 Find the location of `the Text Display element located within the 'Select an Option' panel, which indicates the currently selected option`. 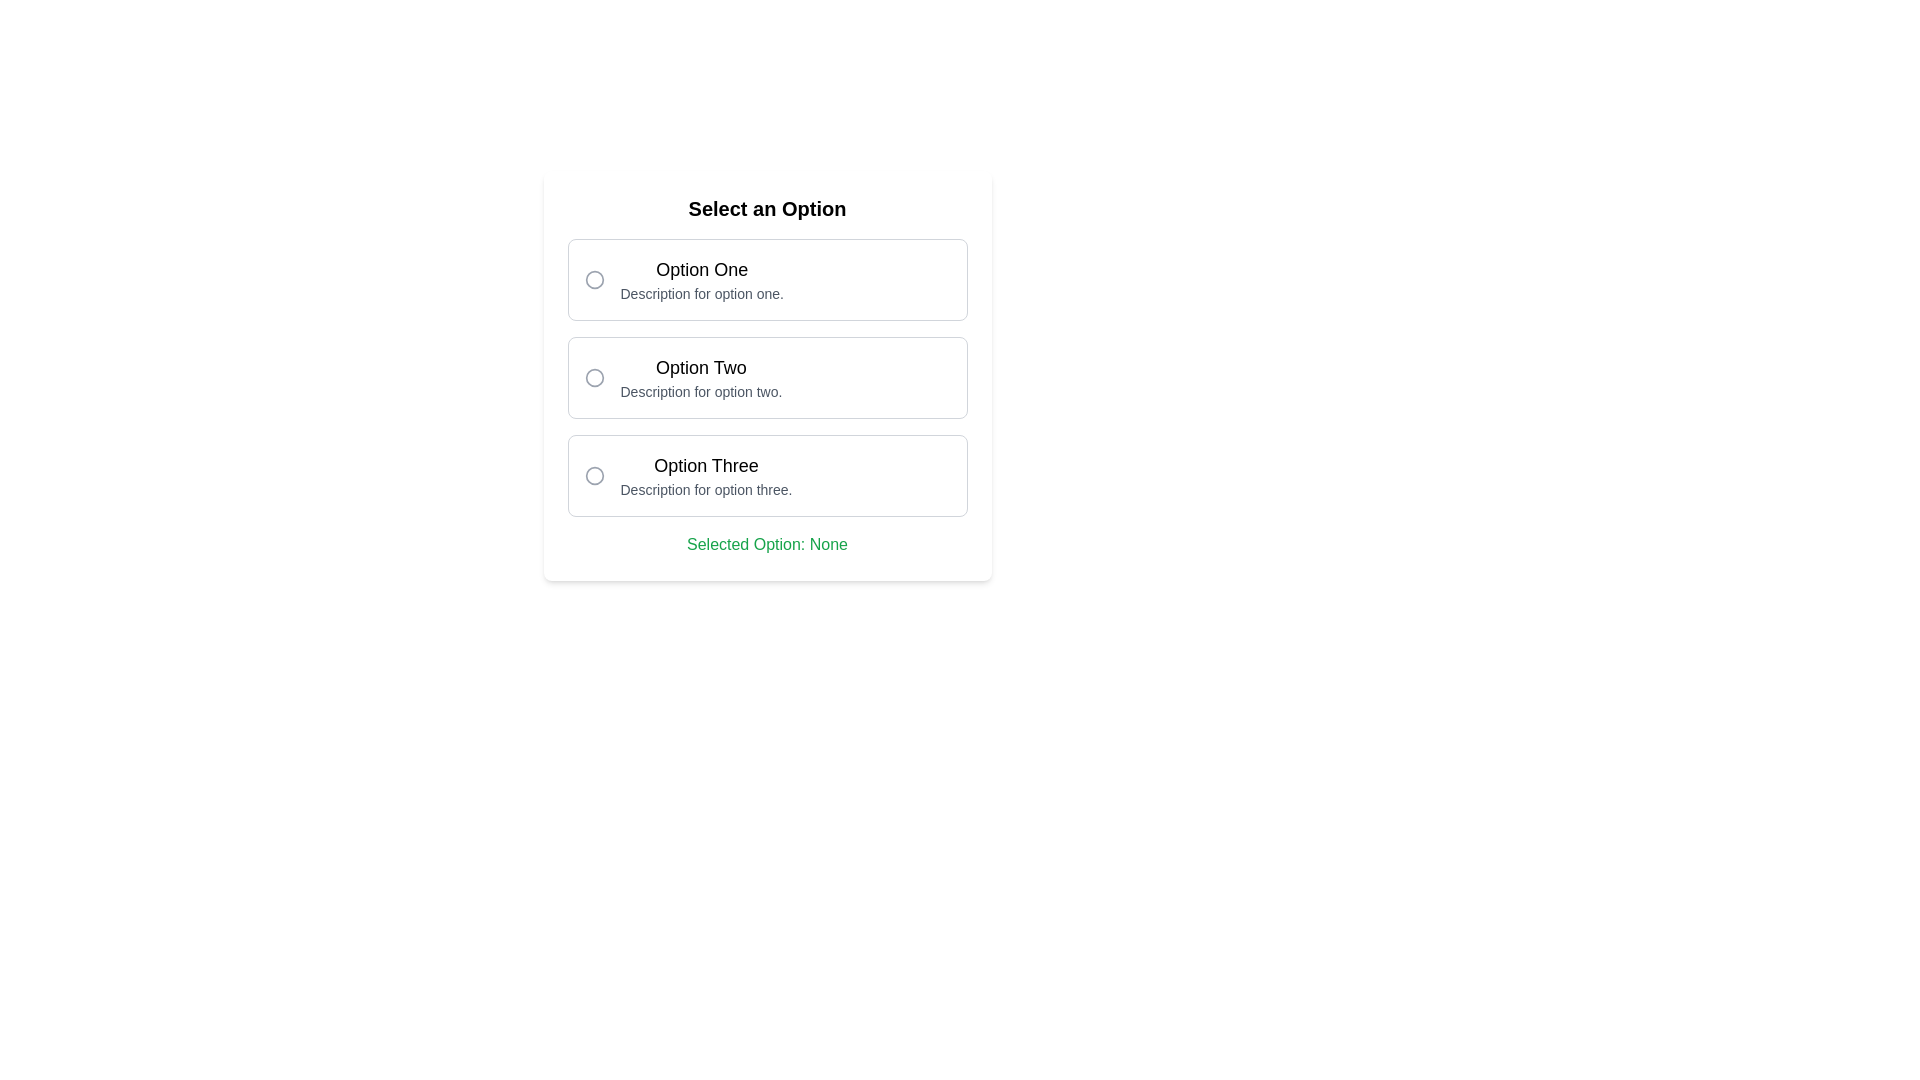

the Text Display element located within the 'Select an Option' panel, which indicates the currently selected option is located at coordinates (766, 544).